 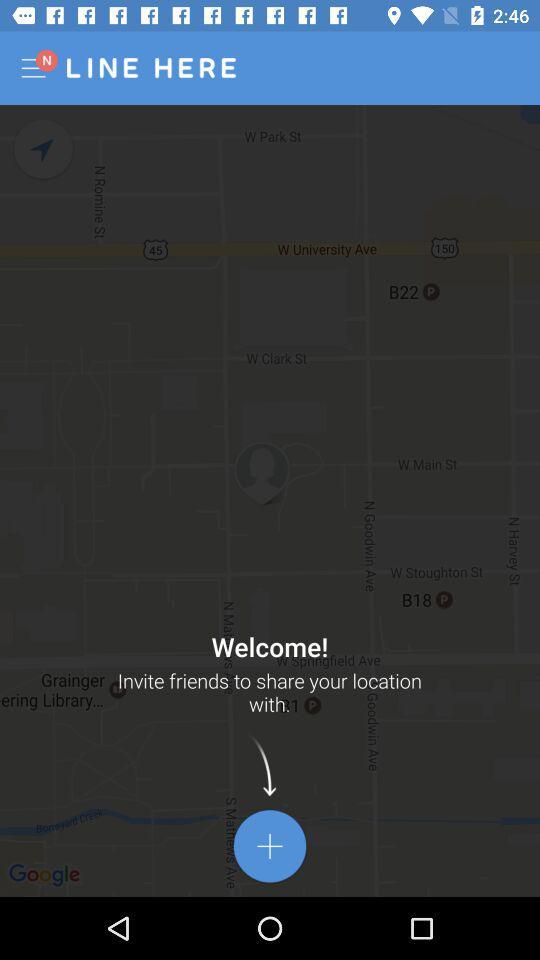 I want to click on the add icon, so click(x=270, y=846).